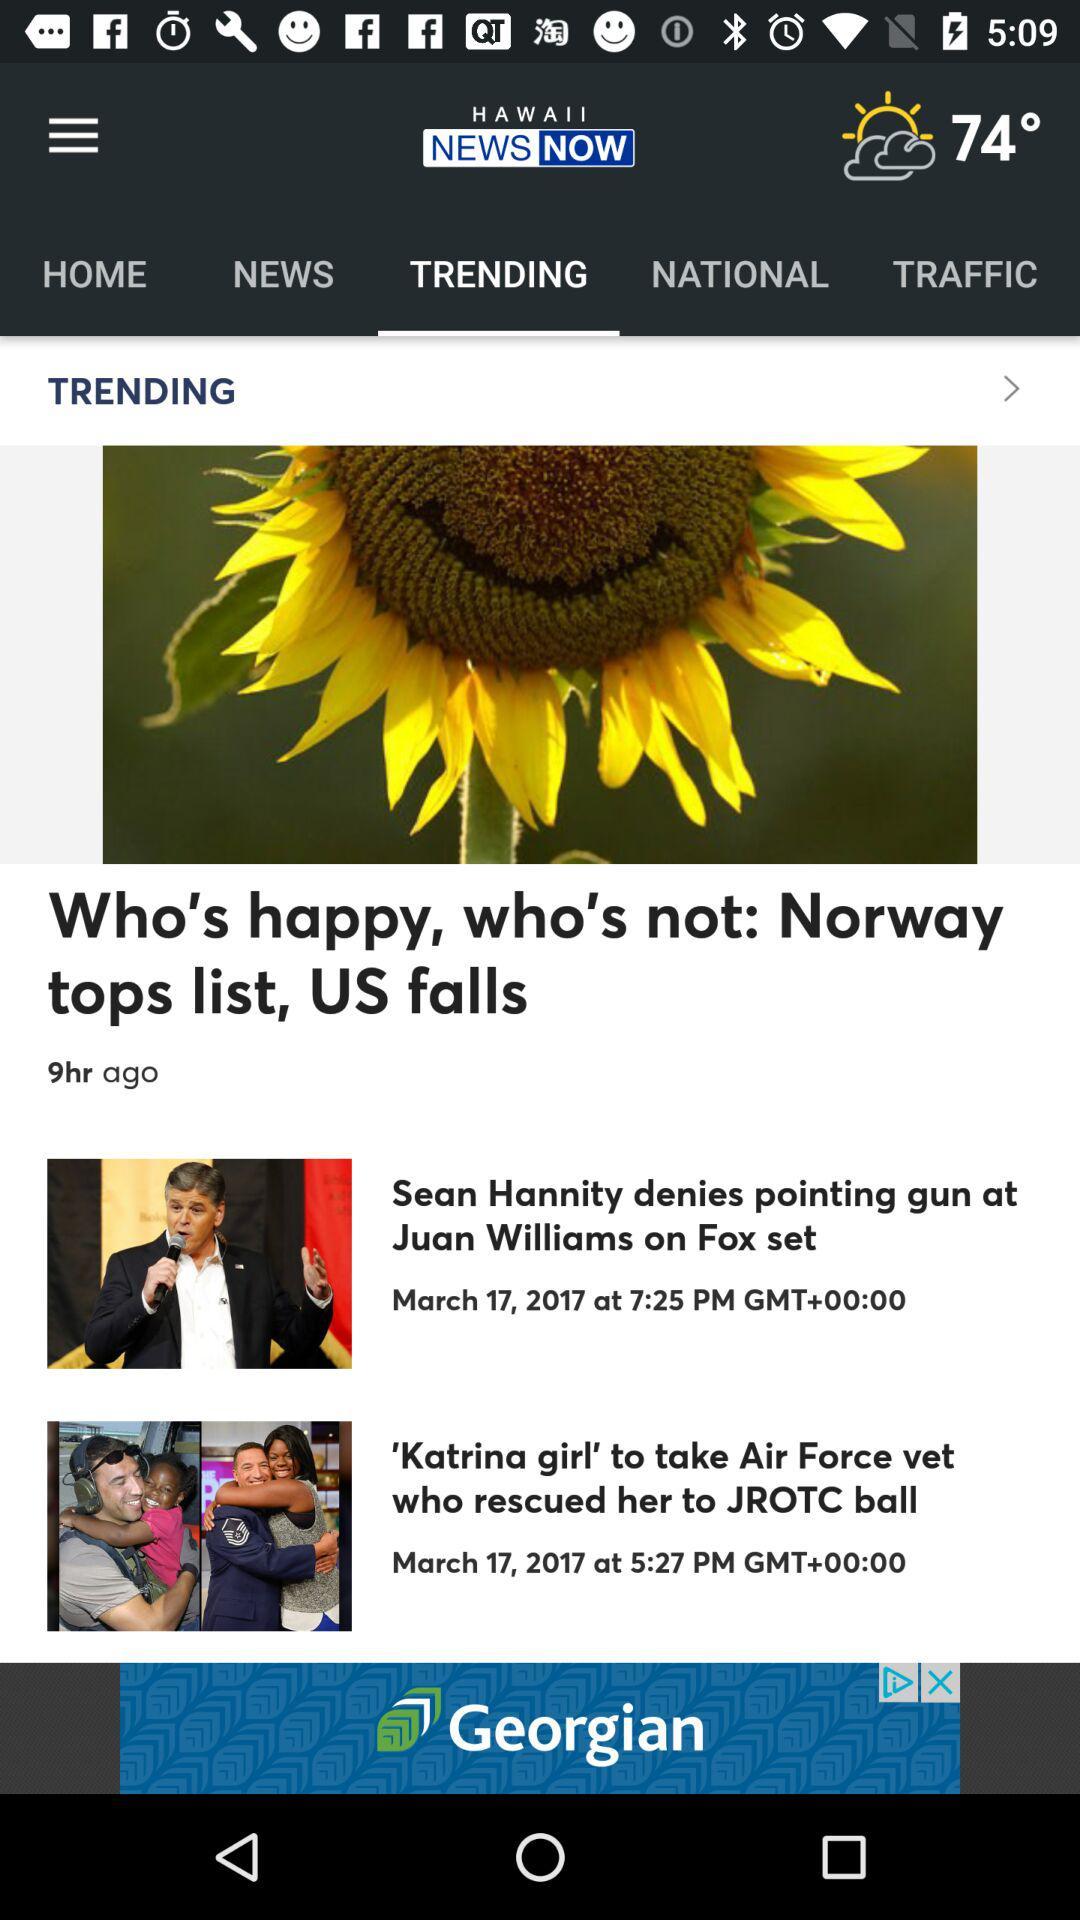 This screenshot has width=1080, height=1920. Describe the element at coordinates (540, 1727) in the screenshot. I see `advertisement link` at that location.